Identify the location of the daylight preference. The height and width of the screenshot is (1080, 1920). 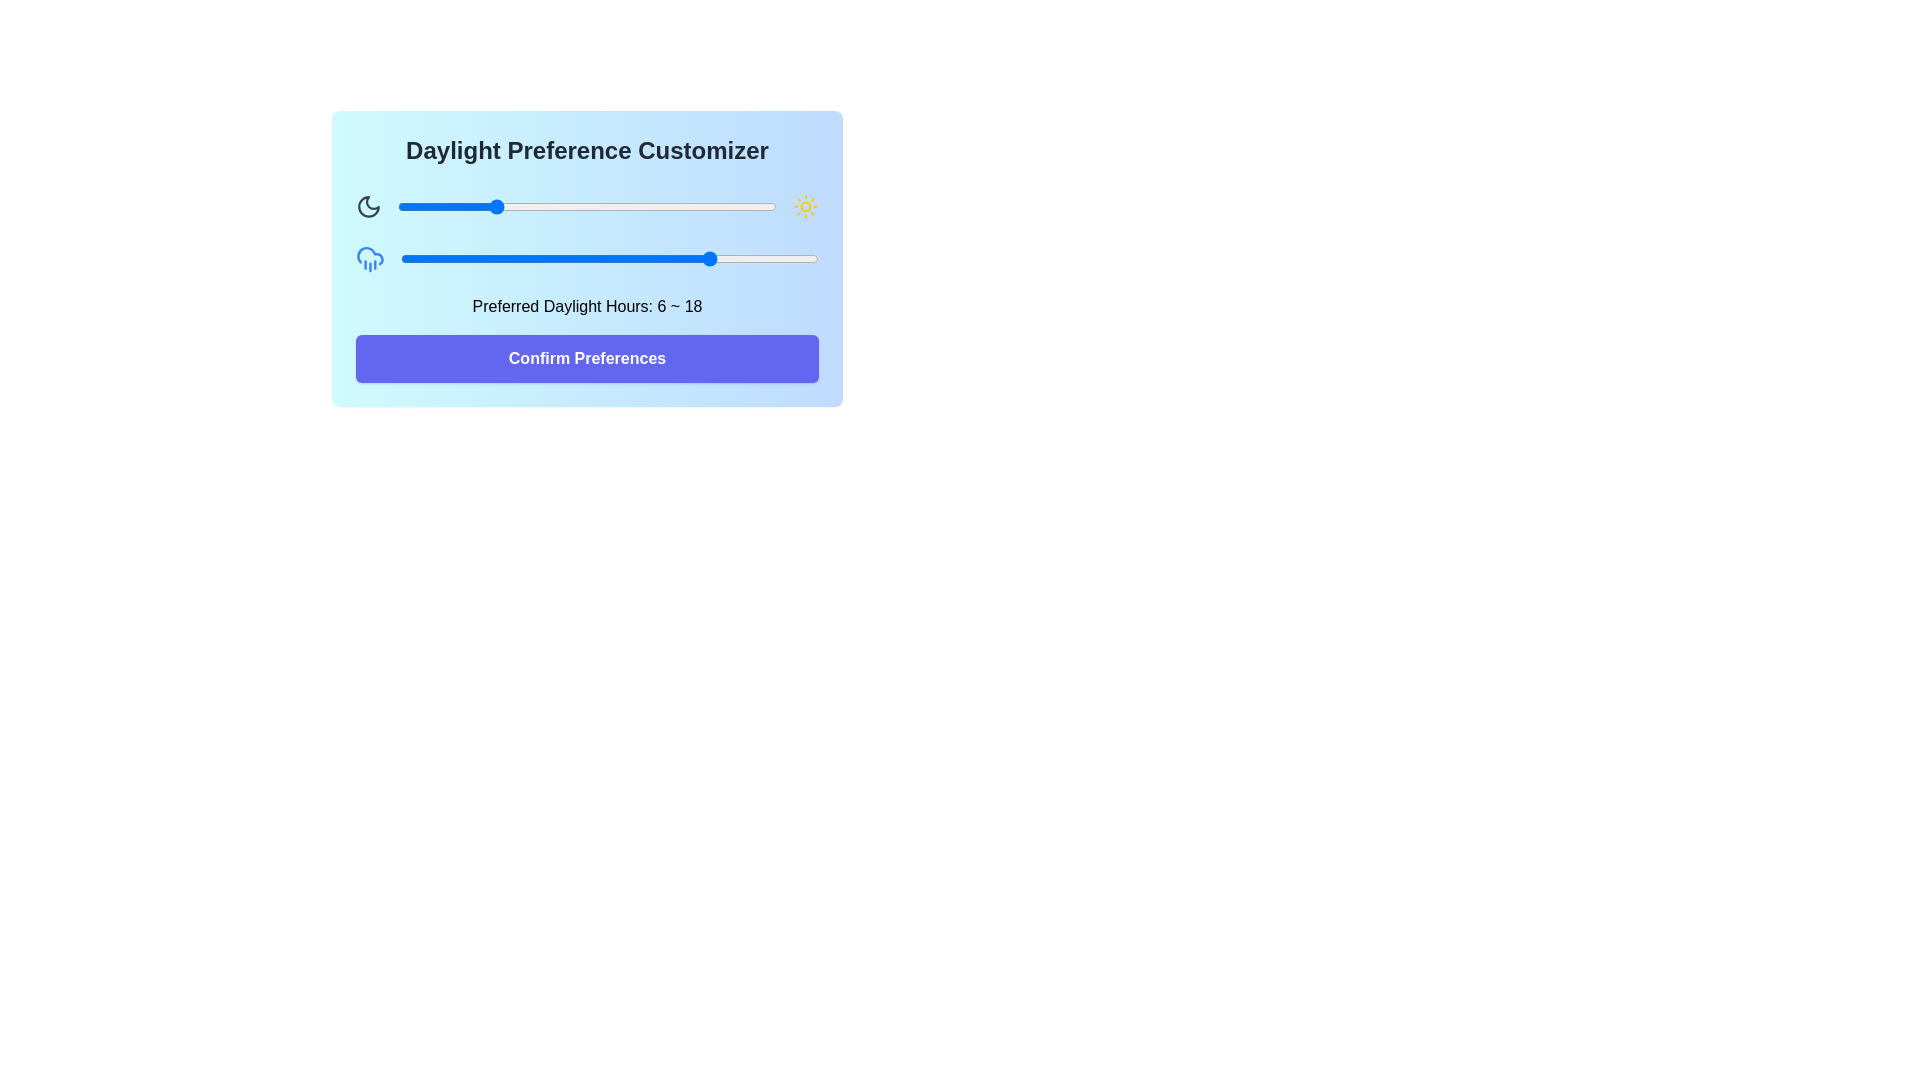
(801, 257).